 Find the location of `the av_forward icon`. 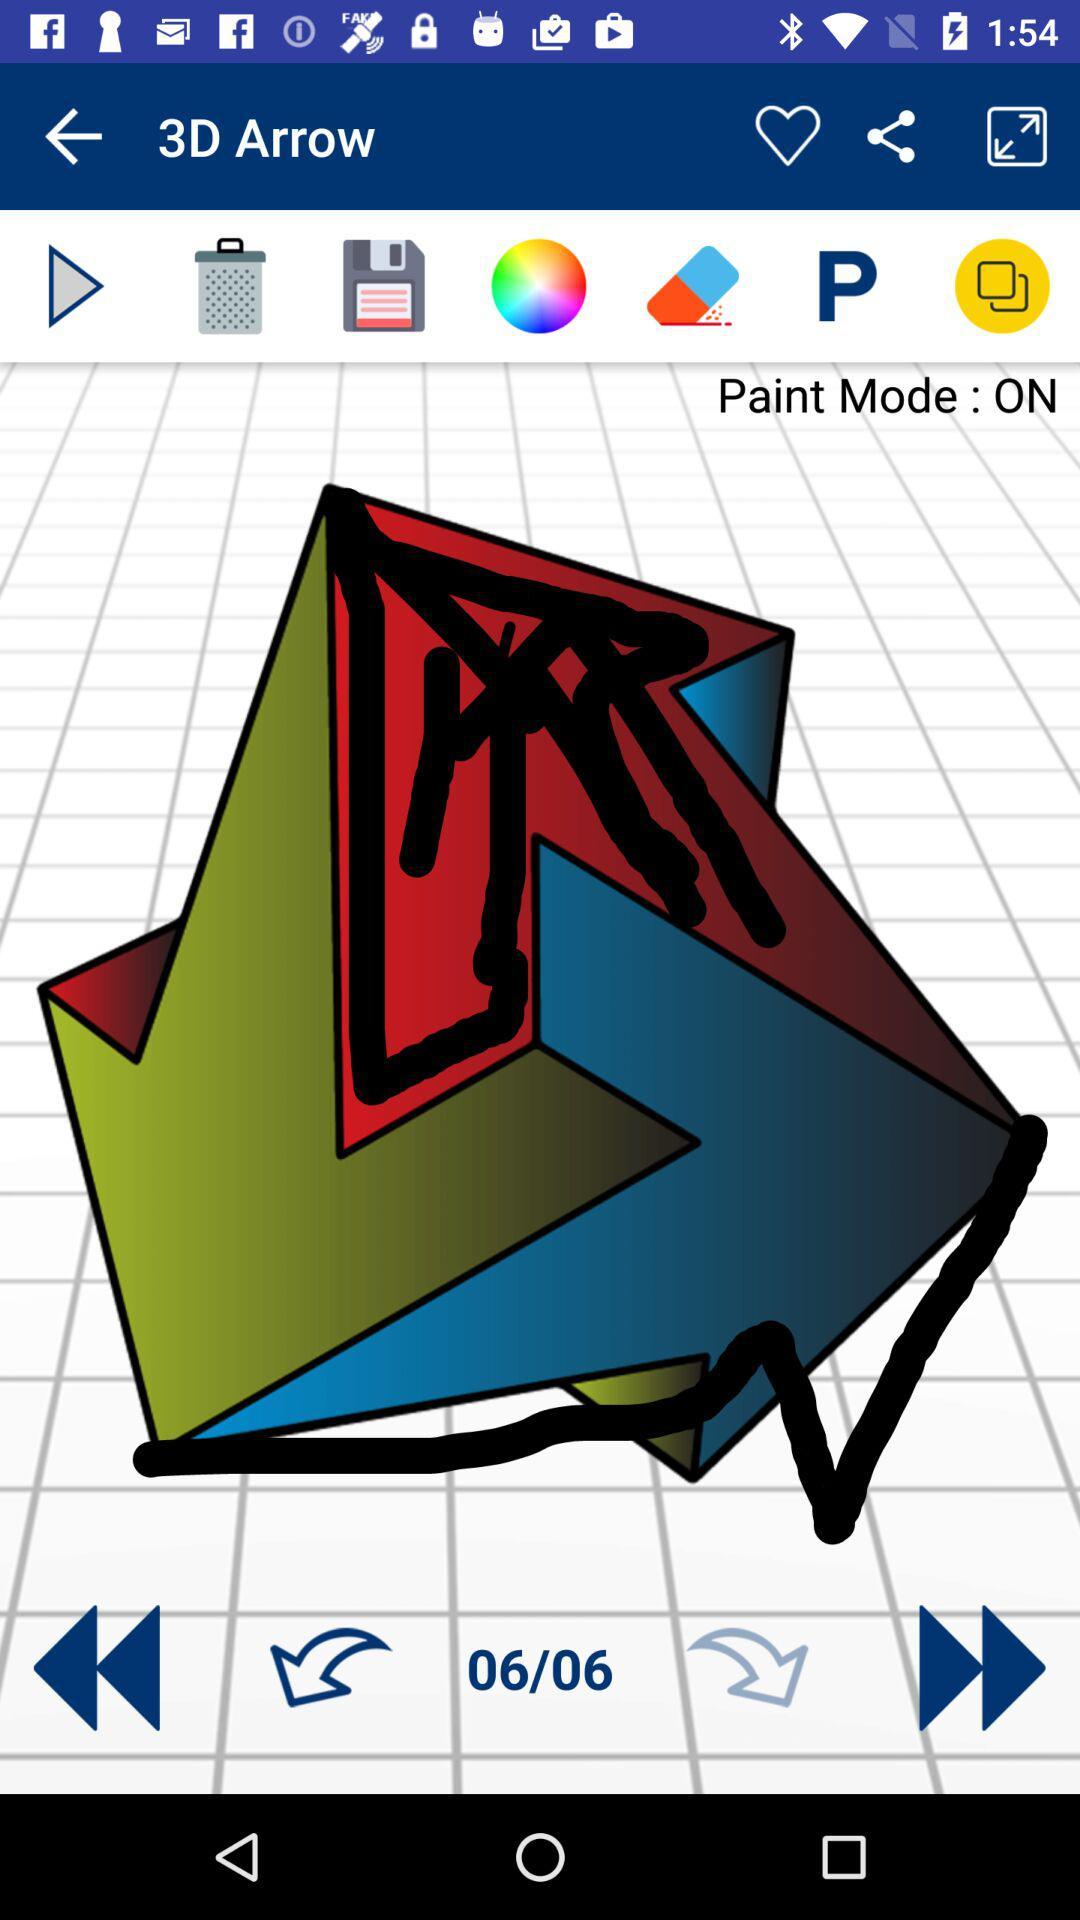

the av_forward icon is located at coordinates (981, 1668).